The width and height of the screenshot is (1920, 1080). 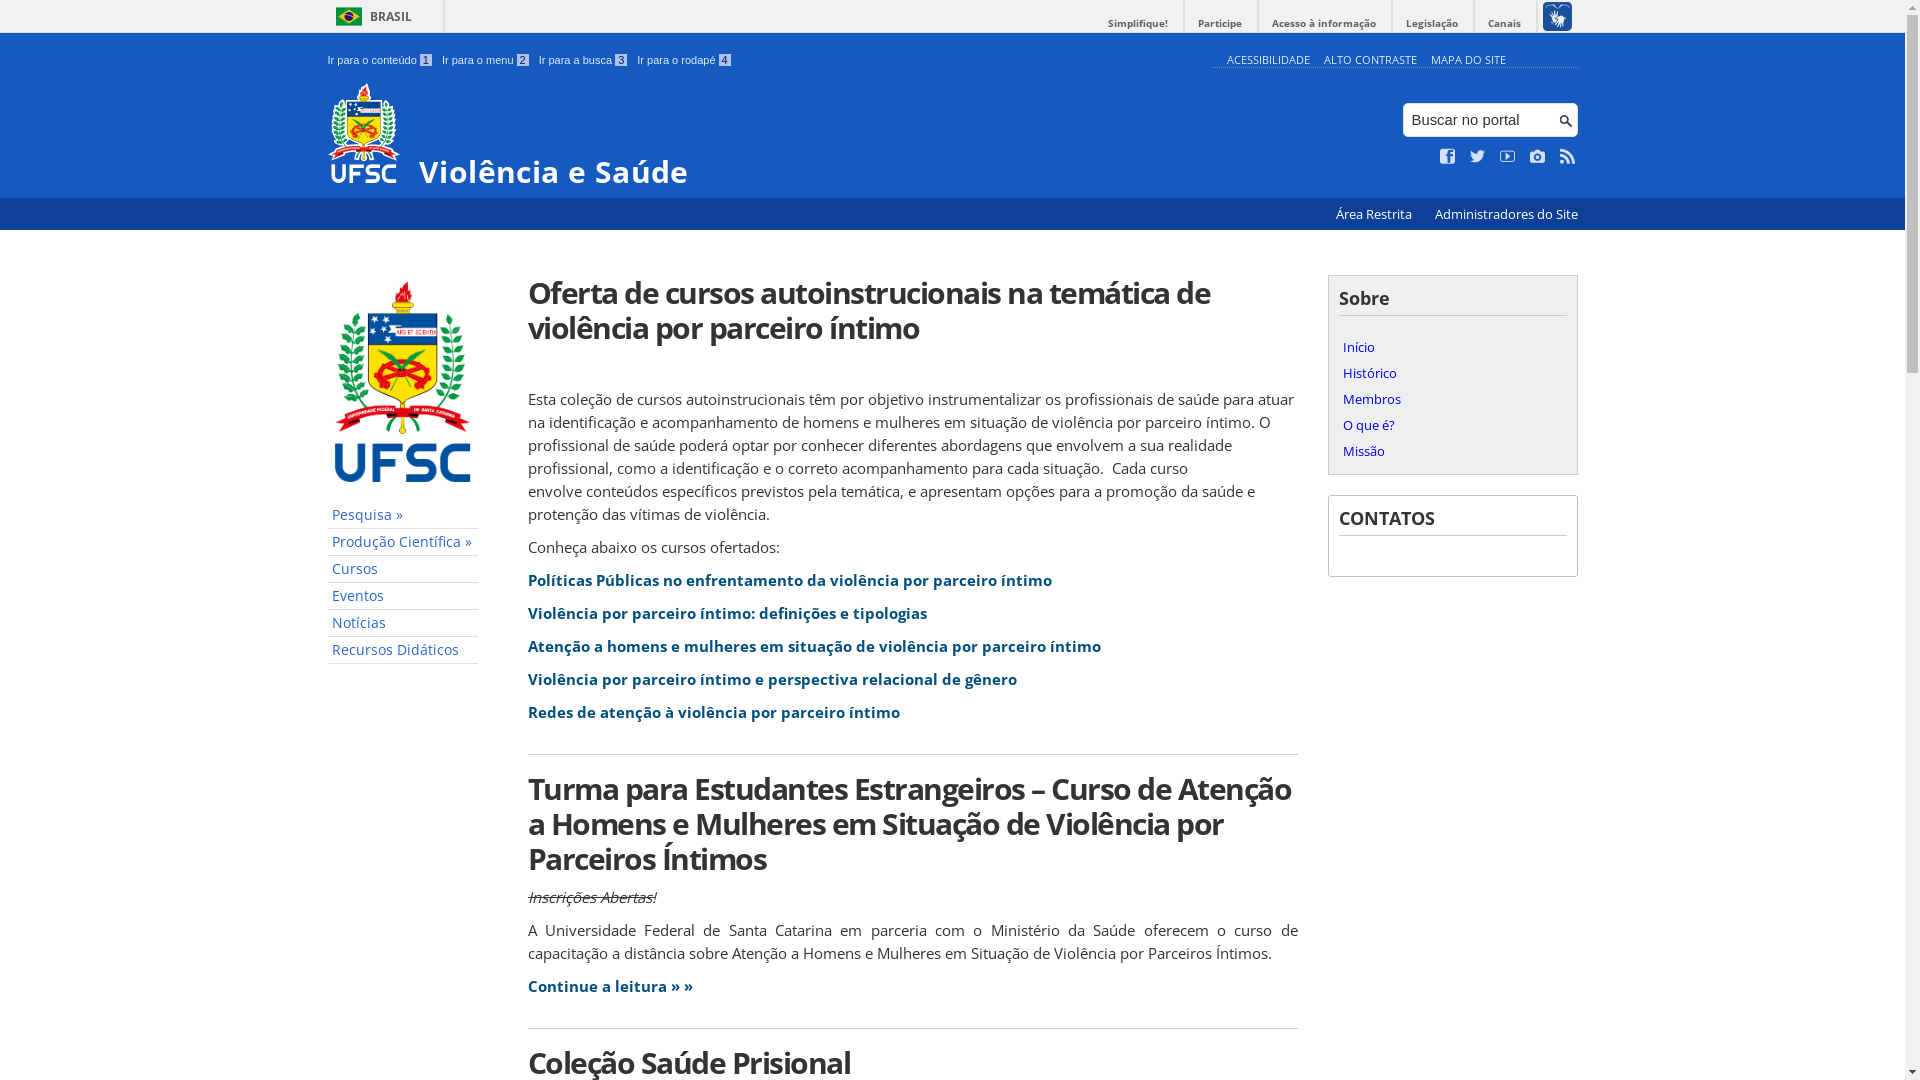 What do you see at coordinates (485, 59) in the screenshot?
I see `'Ir para o menu 2'` at bounding box center [485, 59].